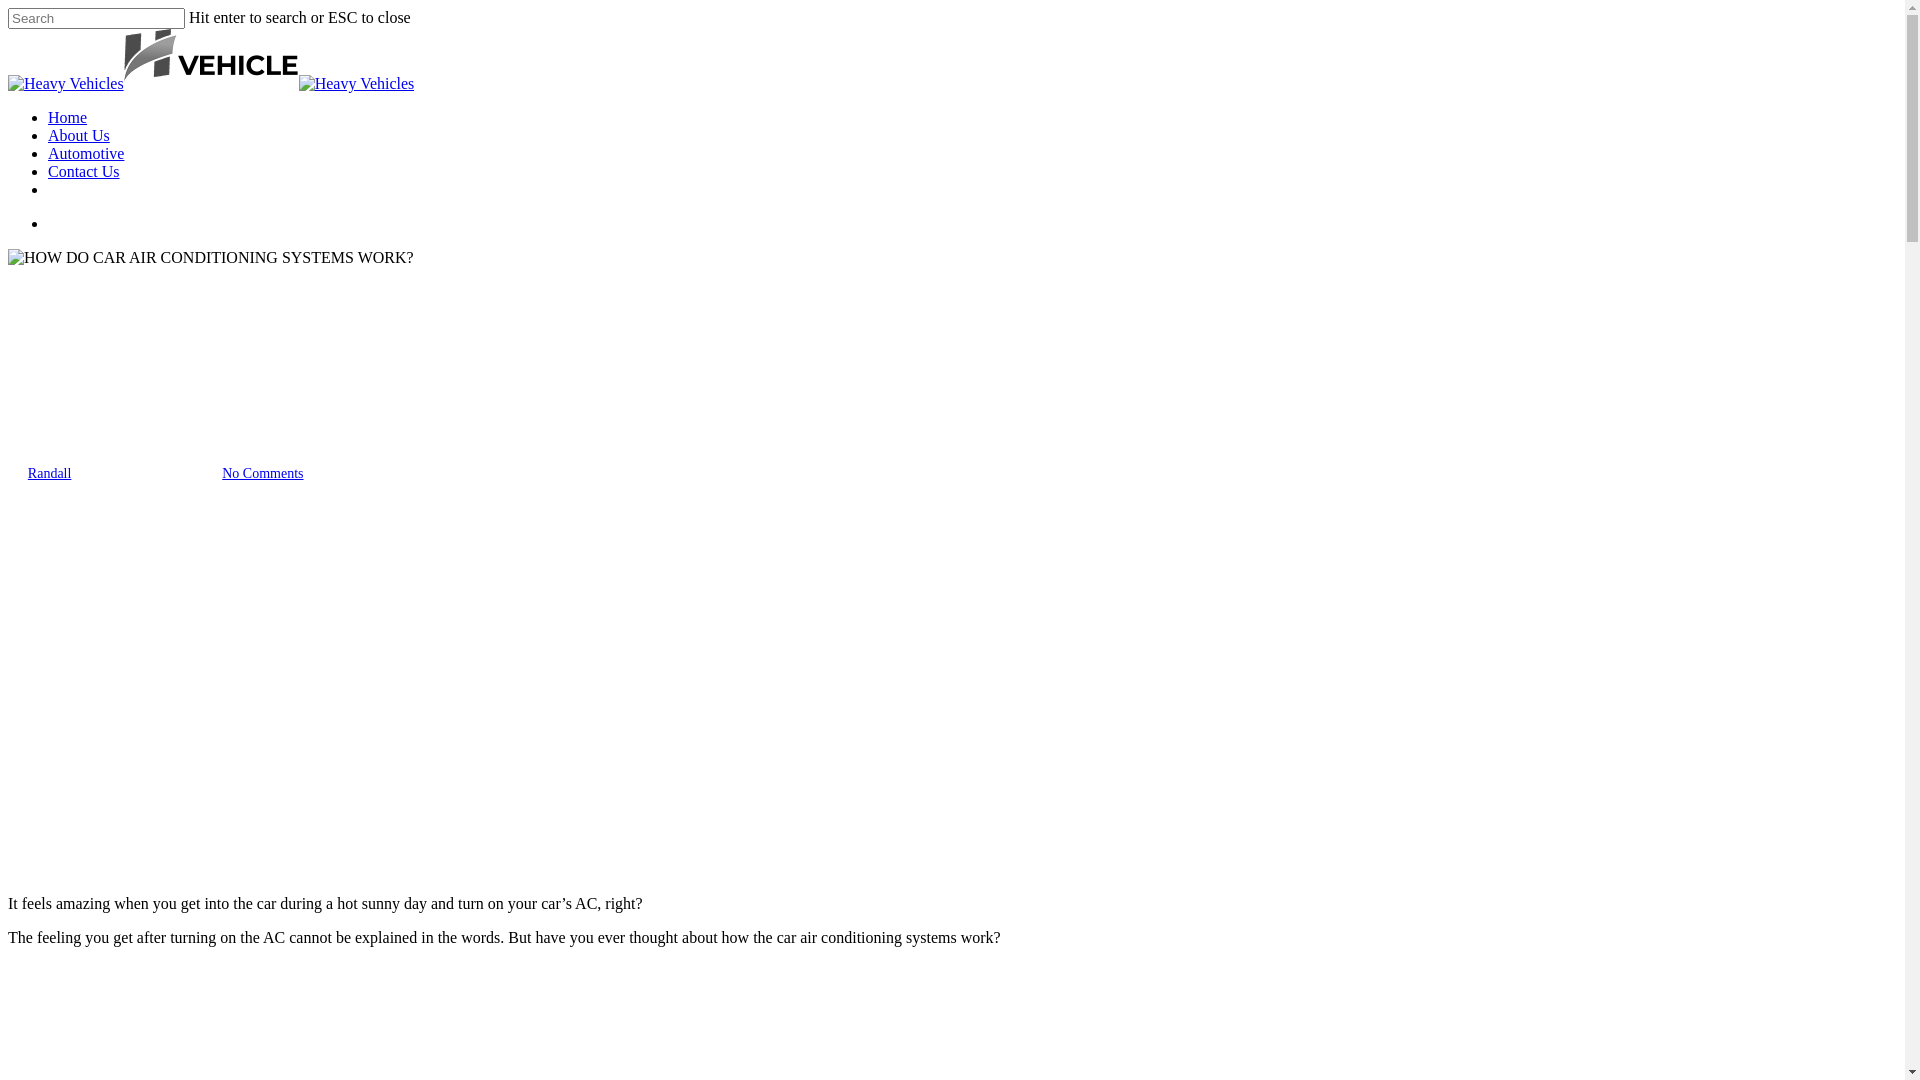 The image size is (1920, 1080). I want to click on 'About Us', so click(78, 135).